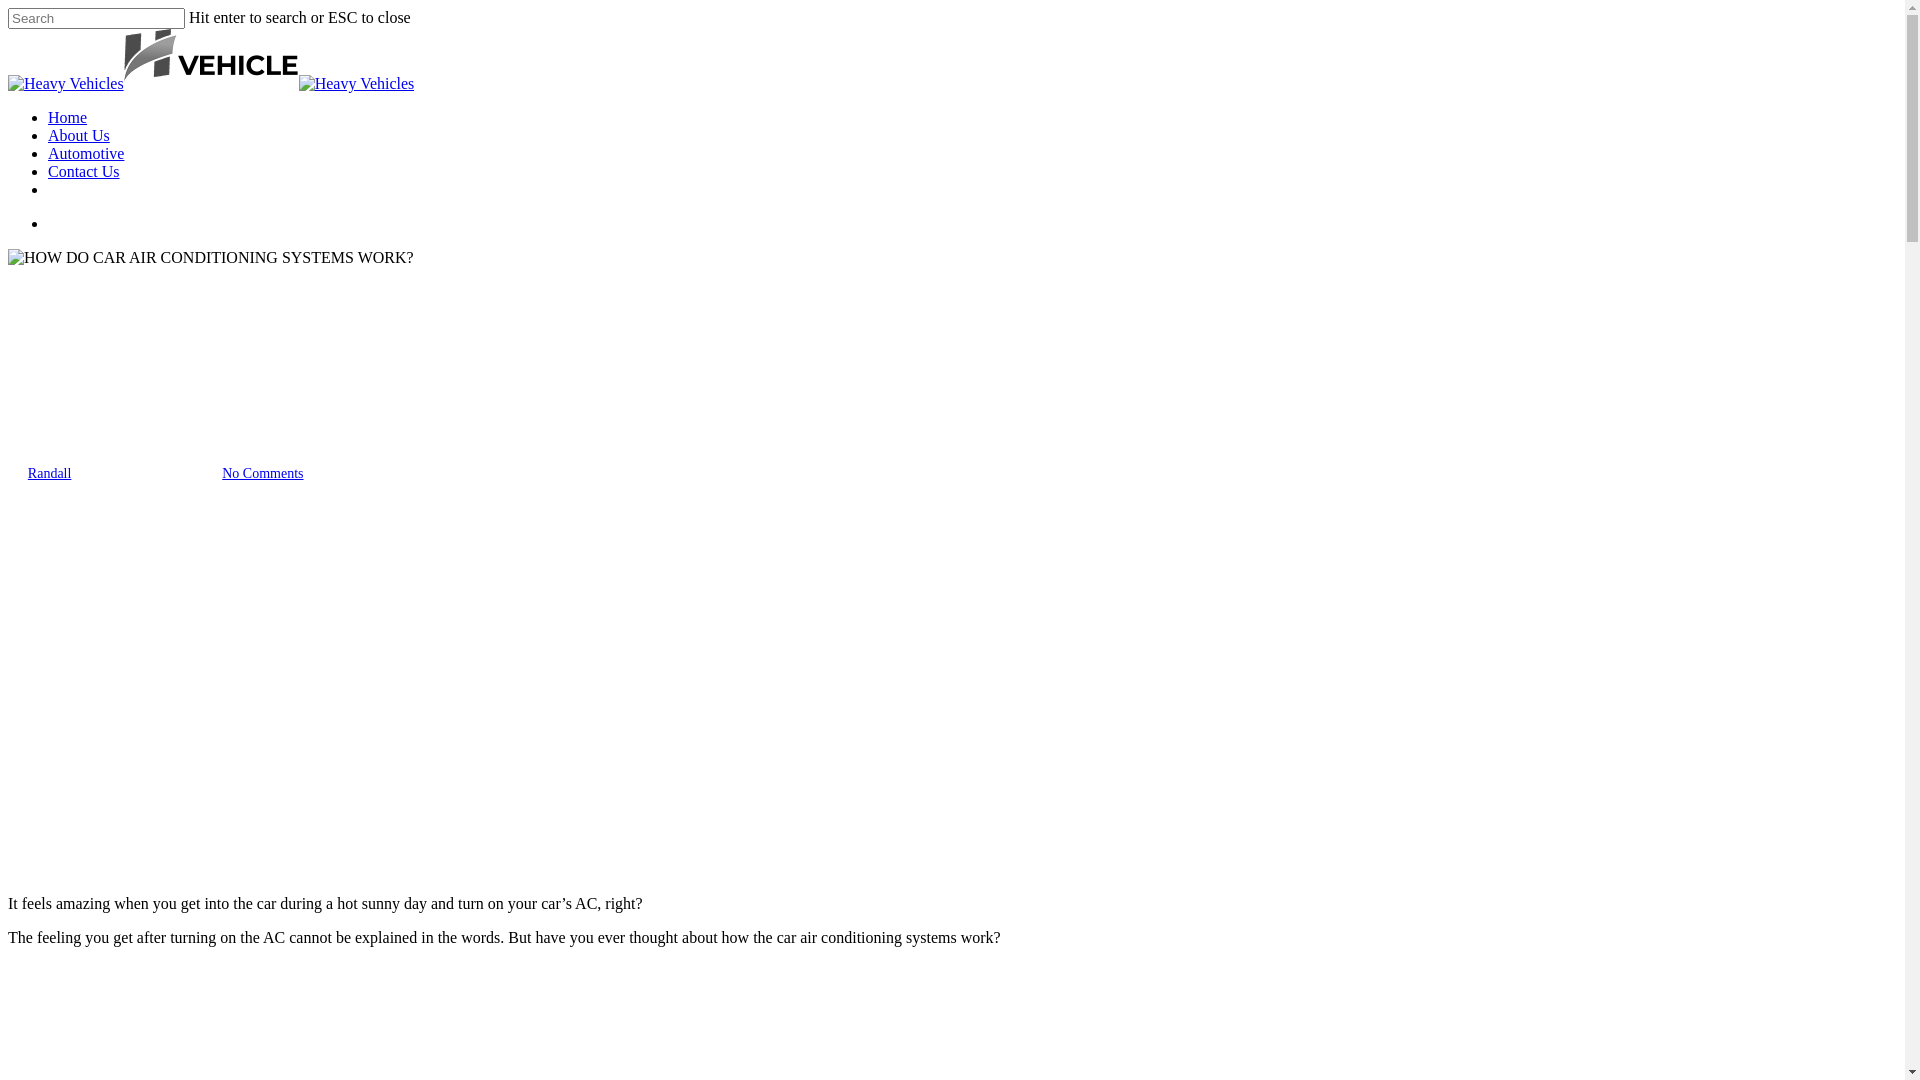 The image size is (1920, 1080). I want to click on 'About Us', so click(78, 135).